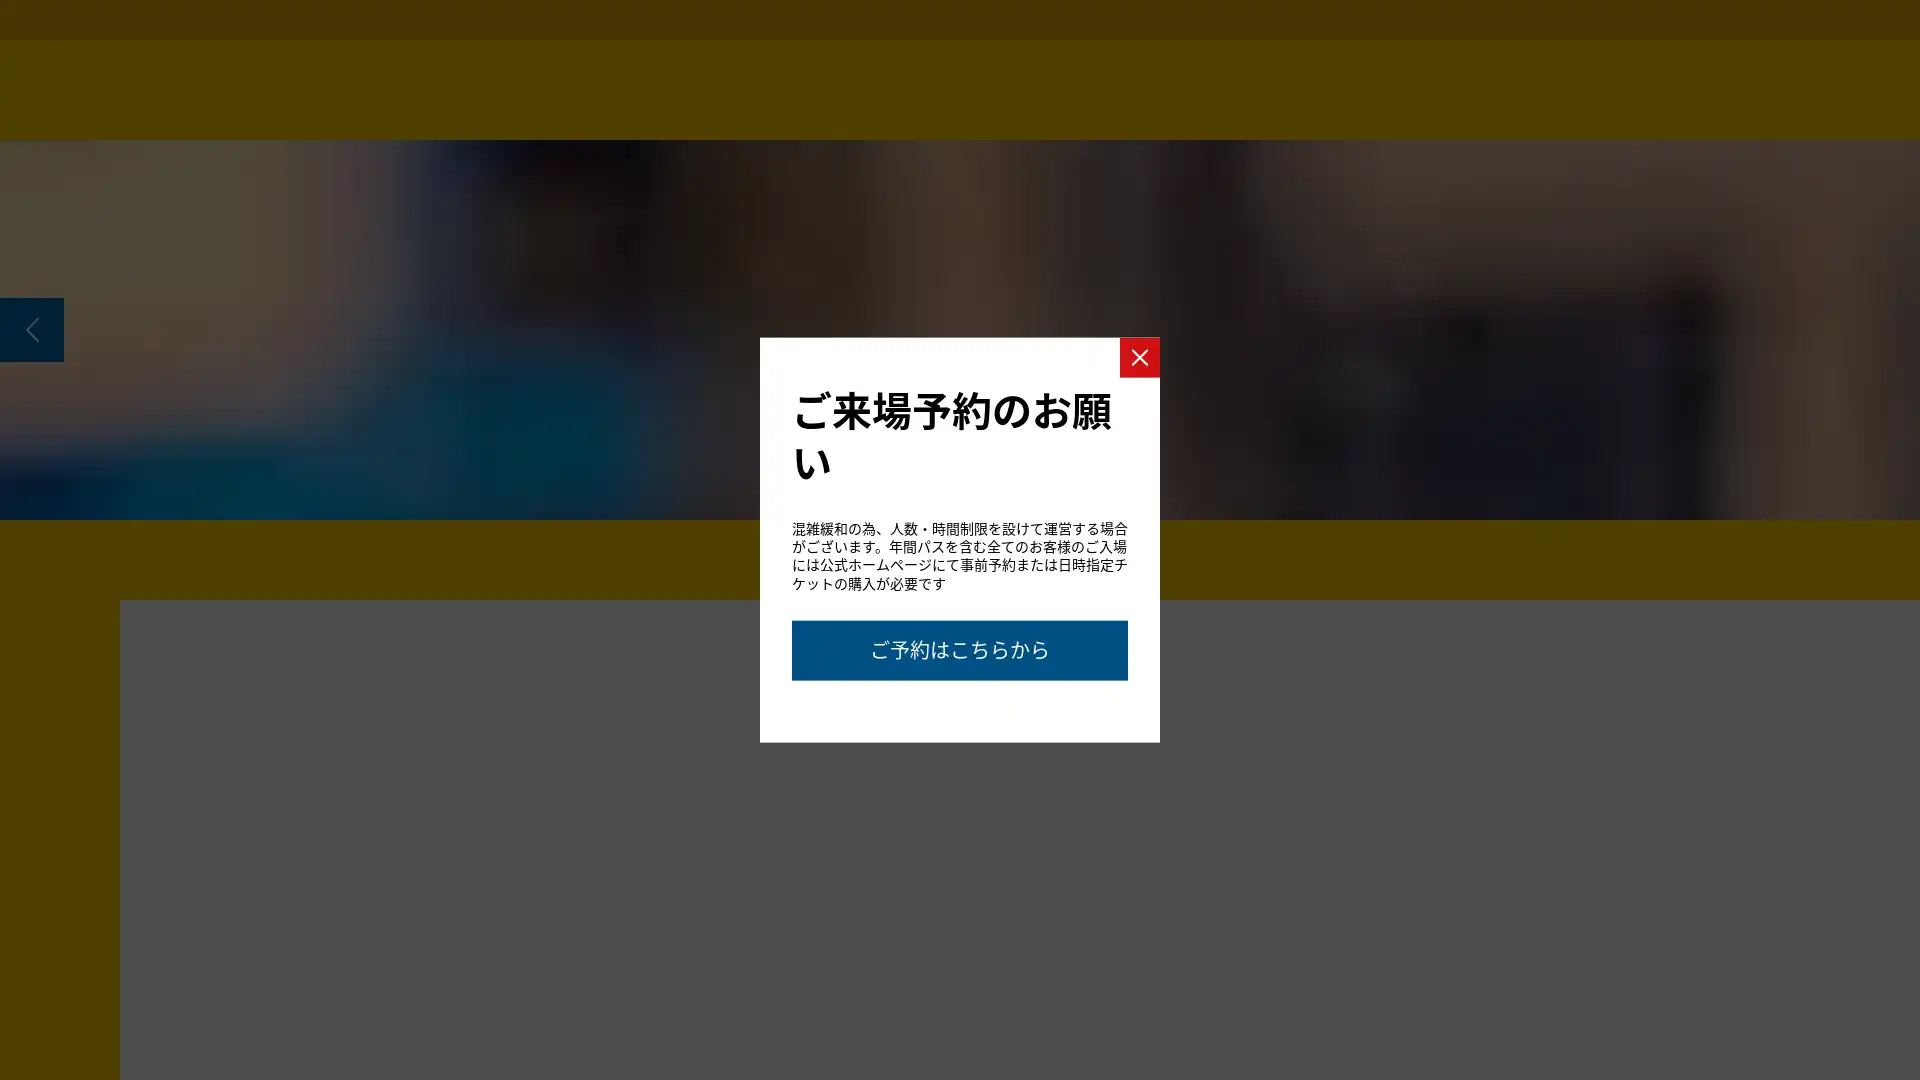 The width and height of the screenshot is (1920, 1080). Describe the element at coordinates (960, 774) in the screenshot. I see `Go to slide 2` at that location.